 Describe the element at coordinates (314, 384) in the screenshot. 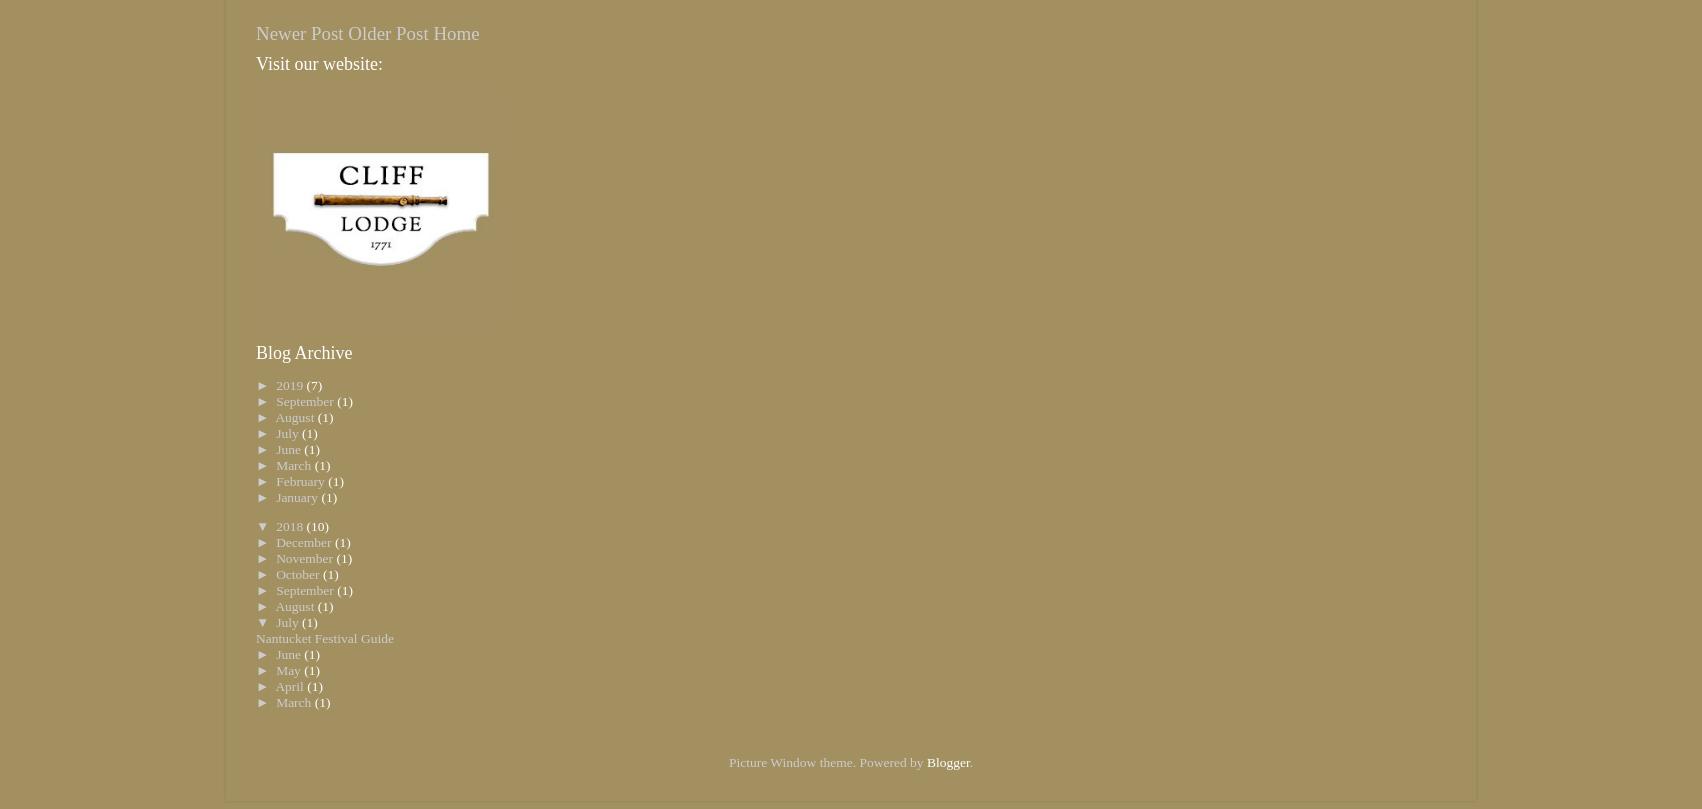

I see `'(7)'` at that location.